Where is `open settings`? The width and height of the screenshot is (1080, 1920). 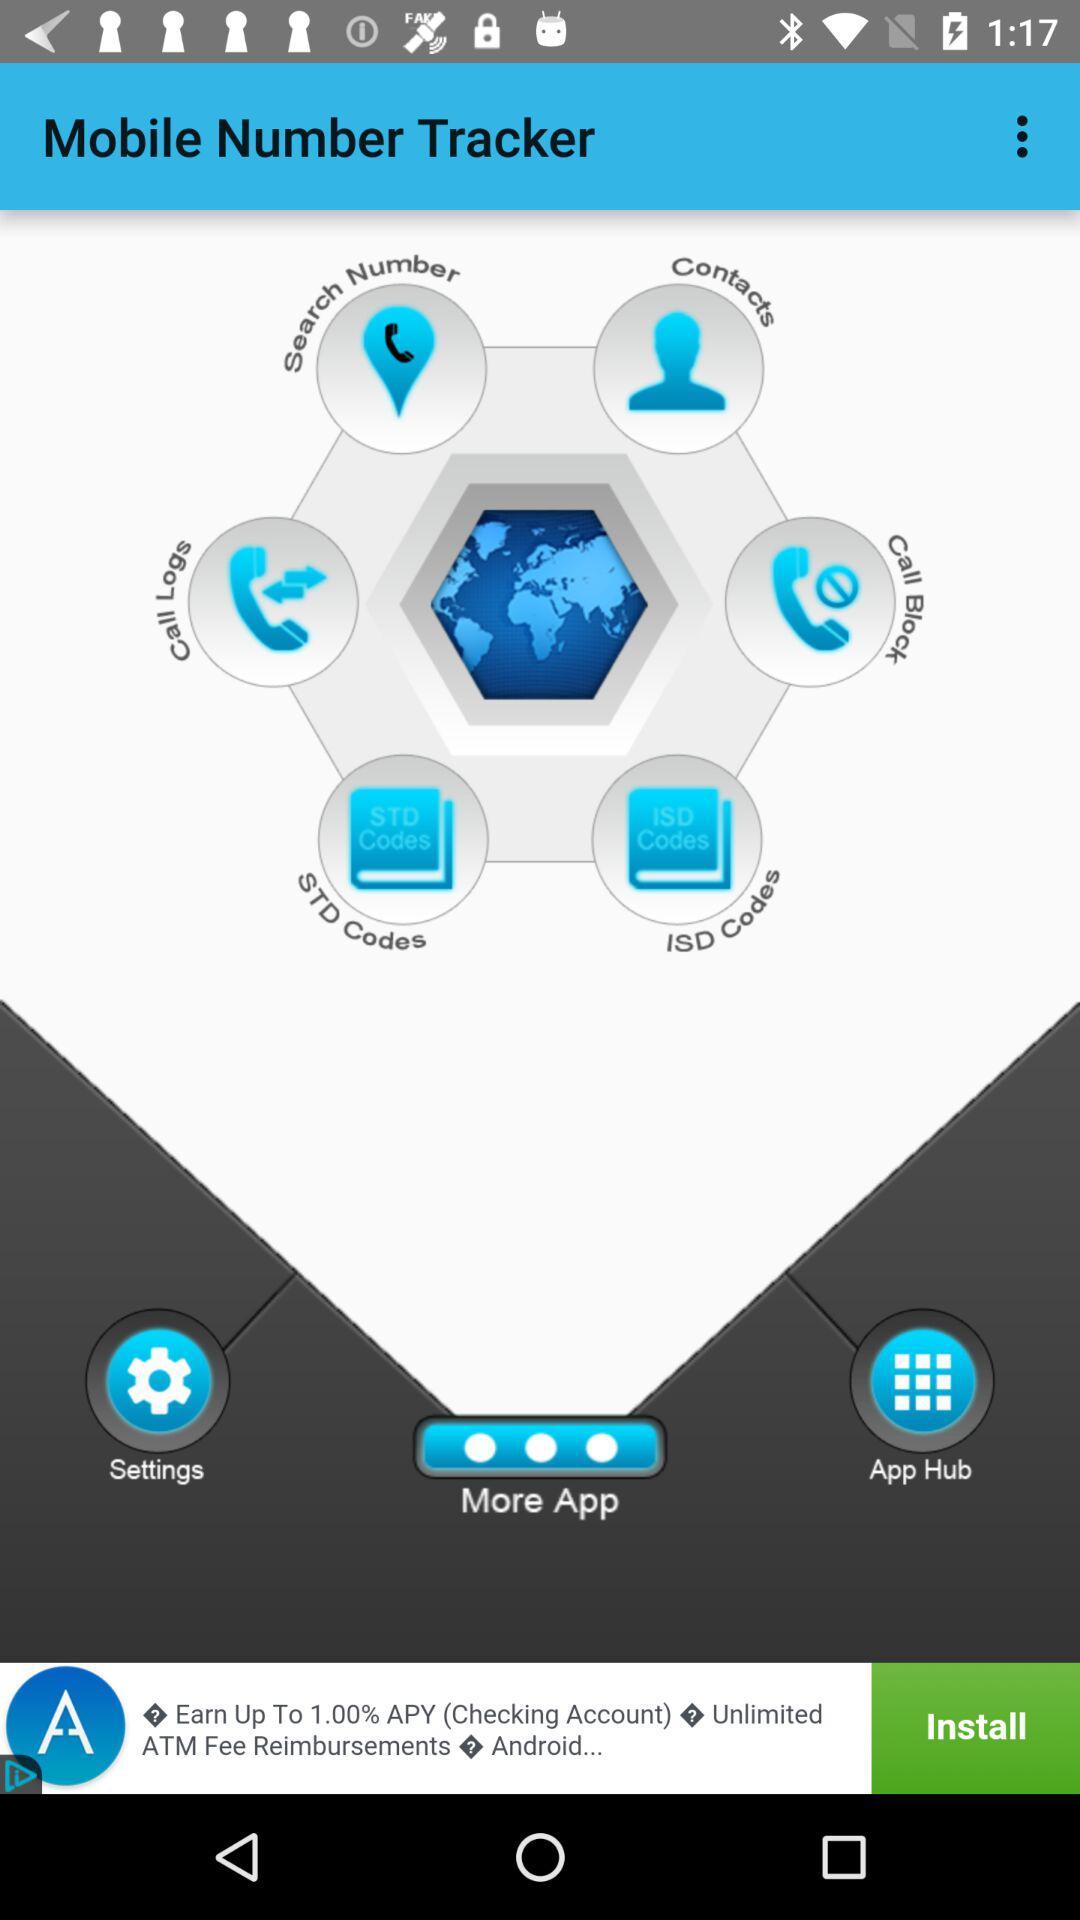
open settings is located at coordinates (156, 1394).